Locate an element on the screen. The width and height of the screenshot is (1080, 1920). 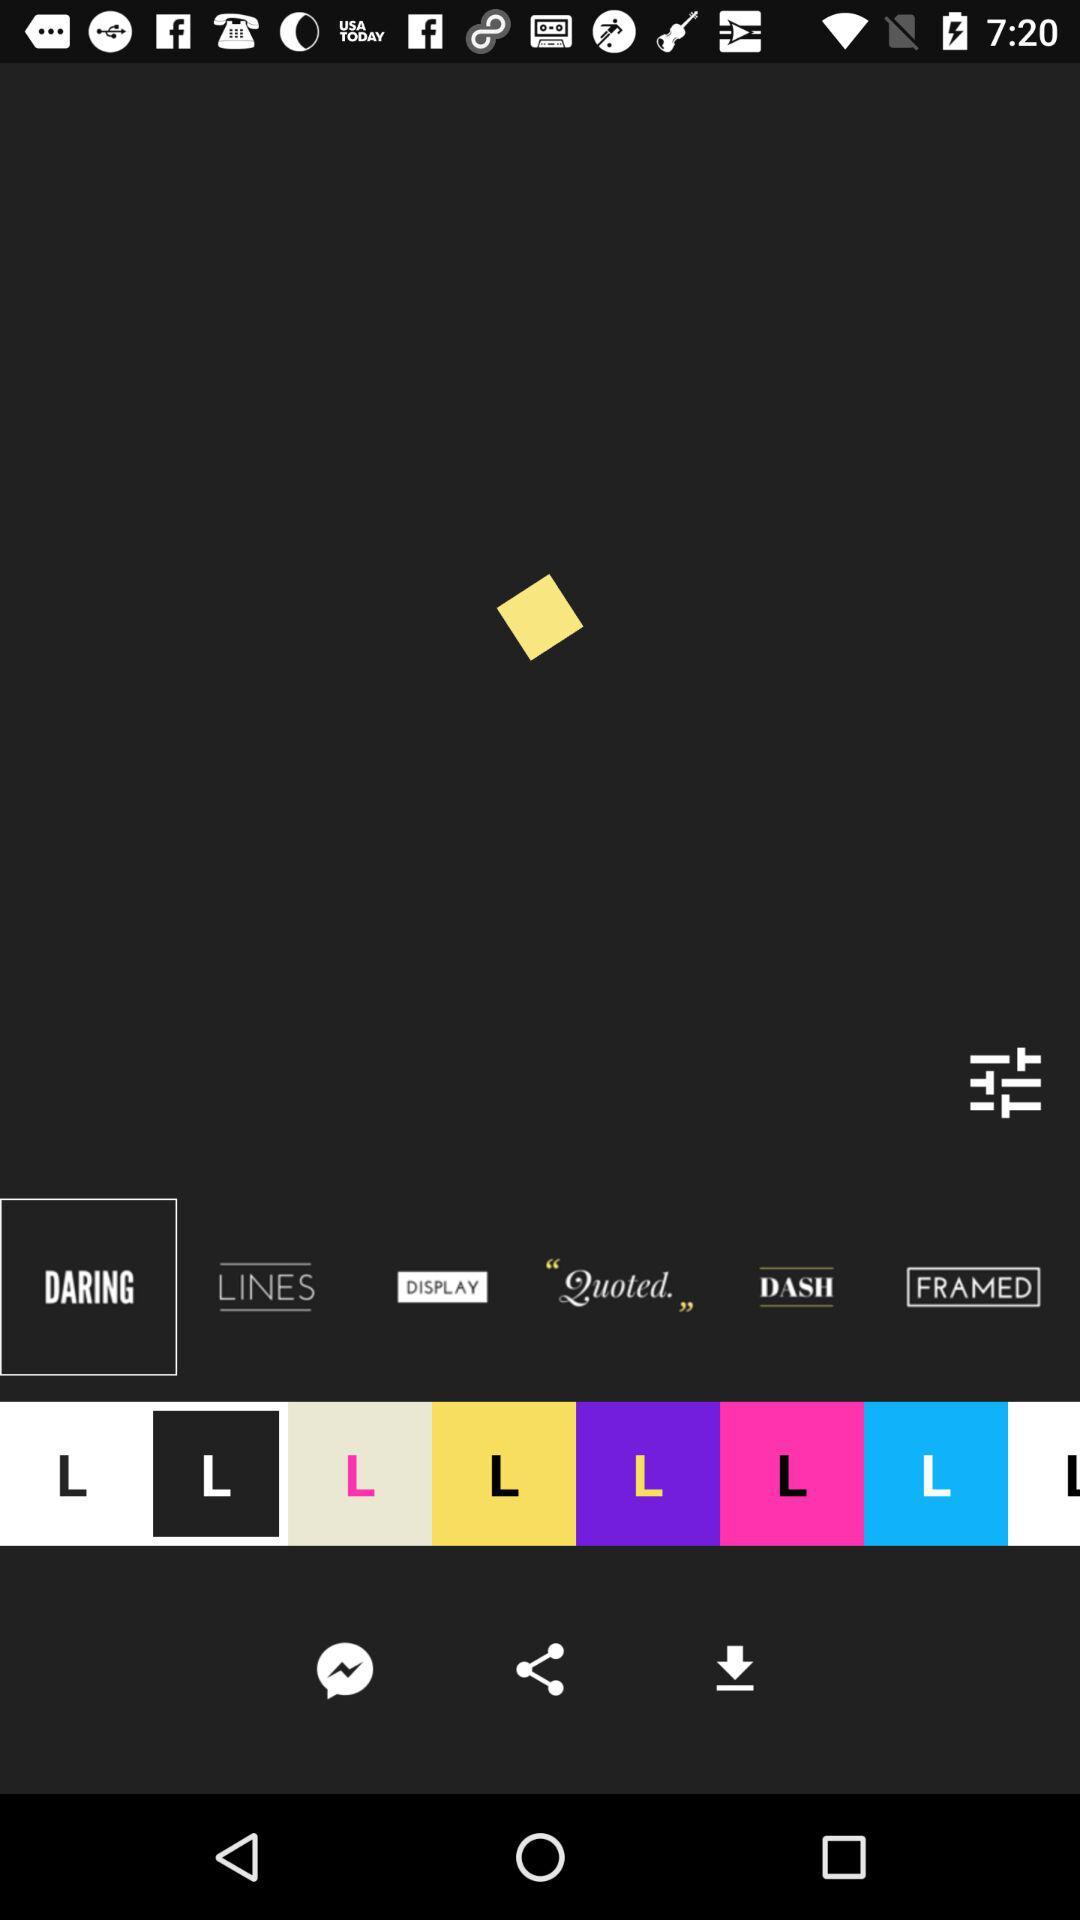
the share icon is located at coordinates (540, 1669).